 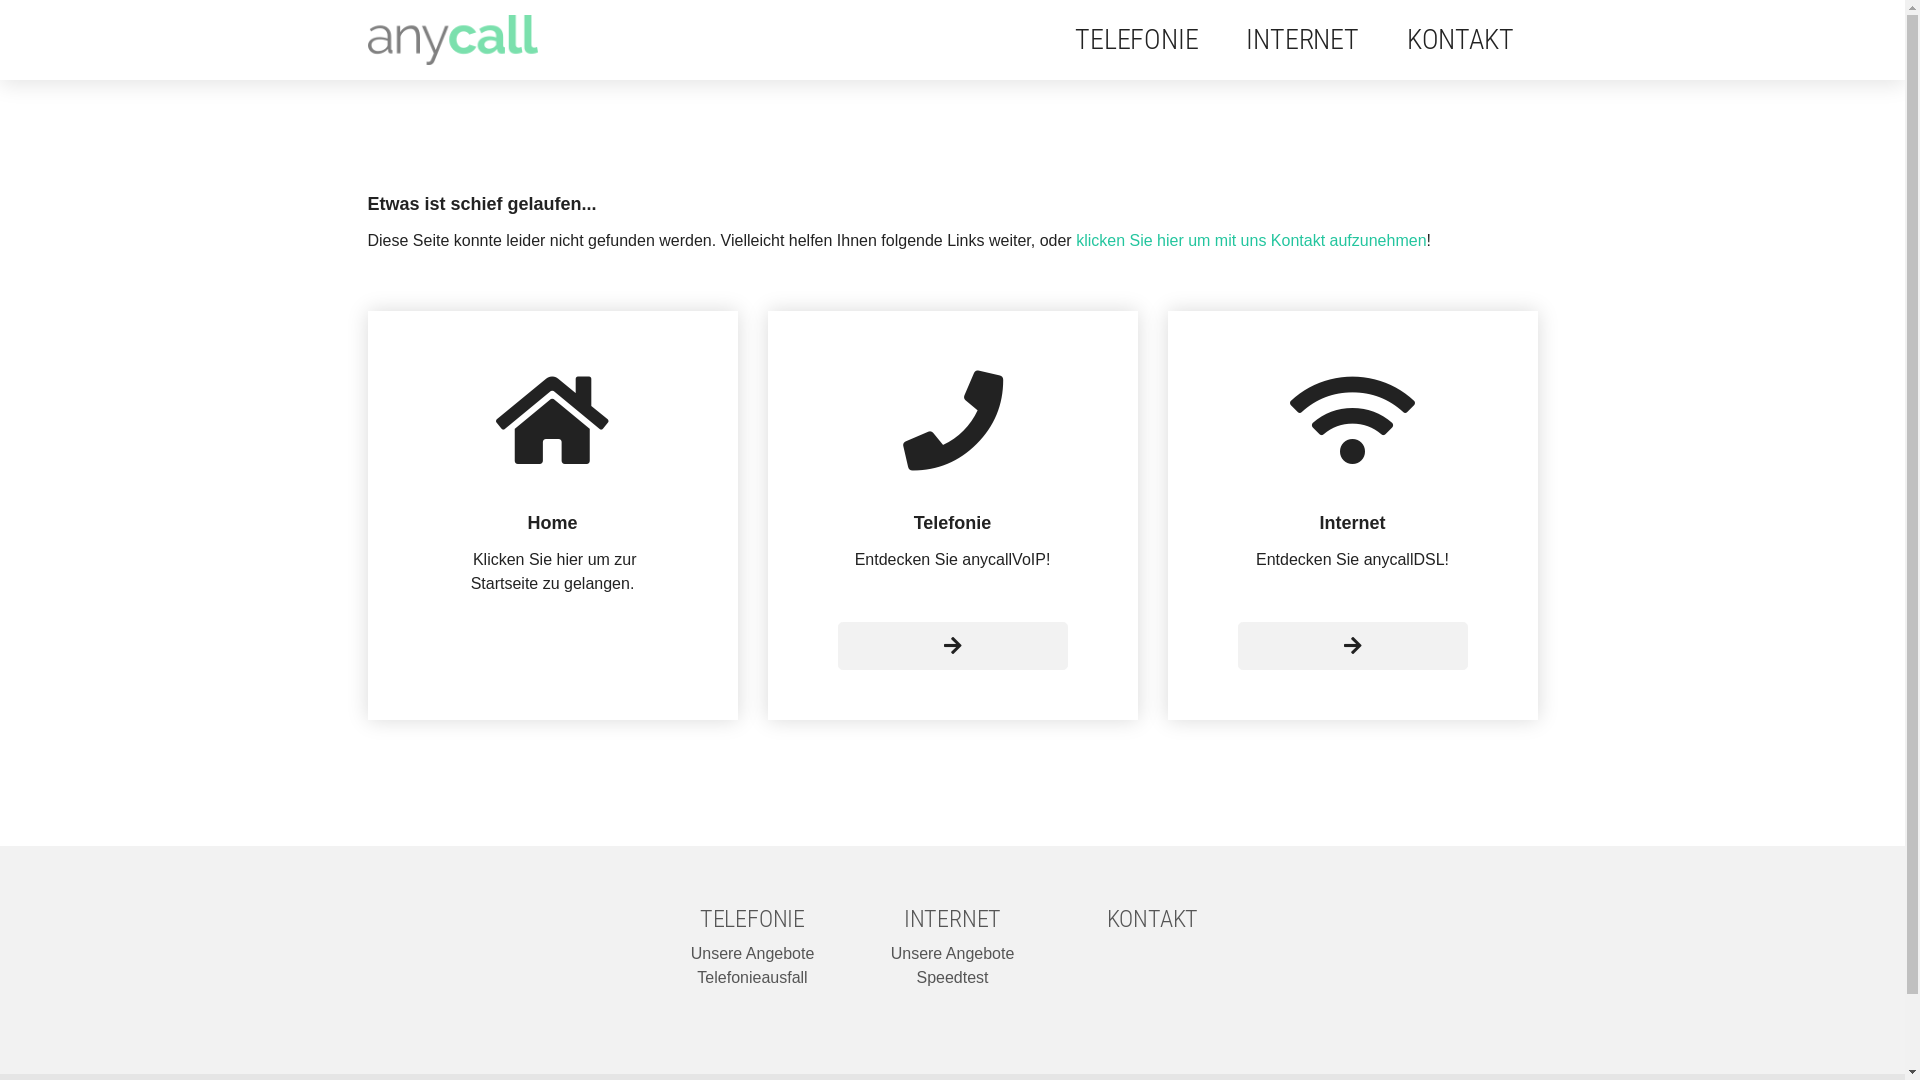 What do you see at coordinates (1301, 39) in the screenshot?
I see `'INTERNET'` at bounding box center [1301, 39].